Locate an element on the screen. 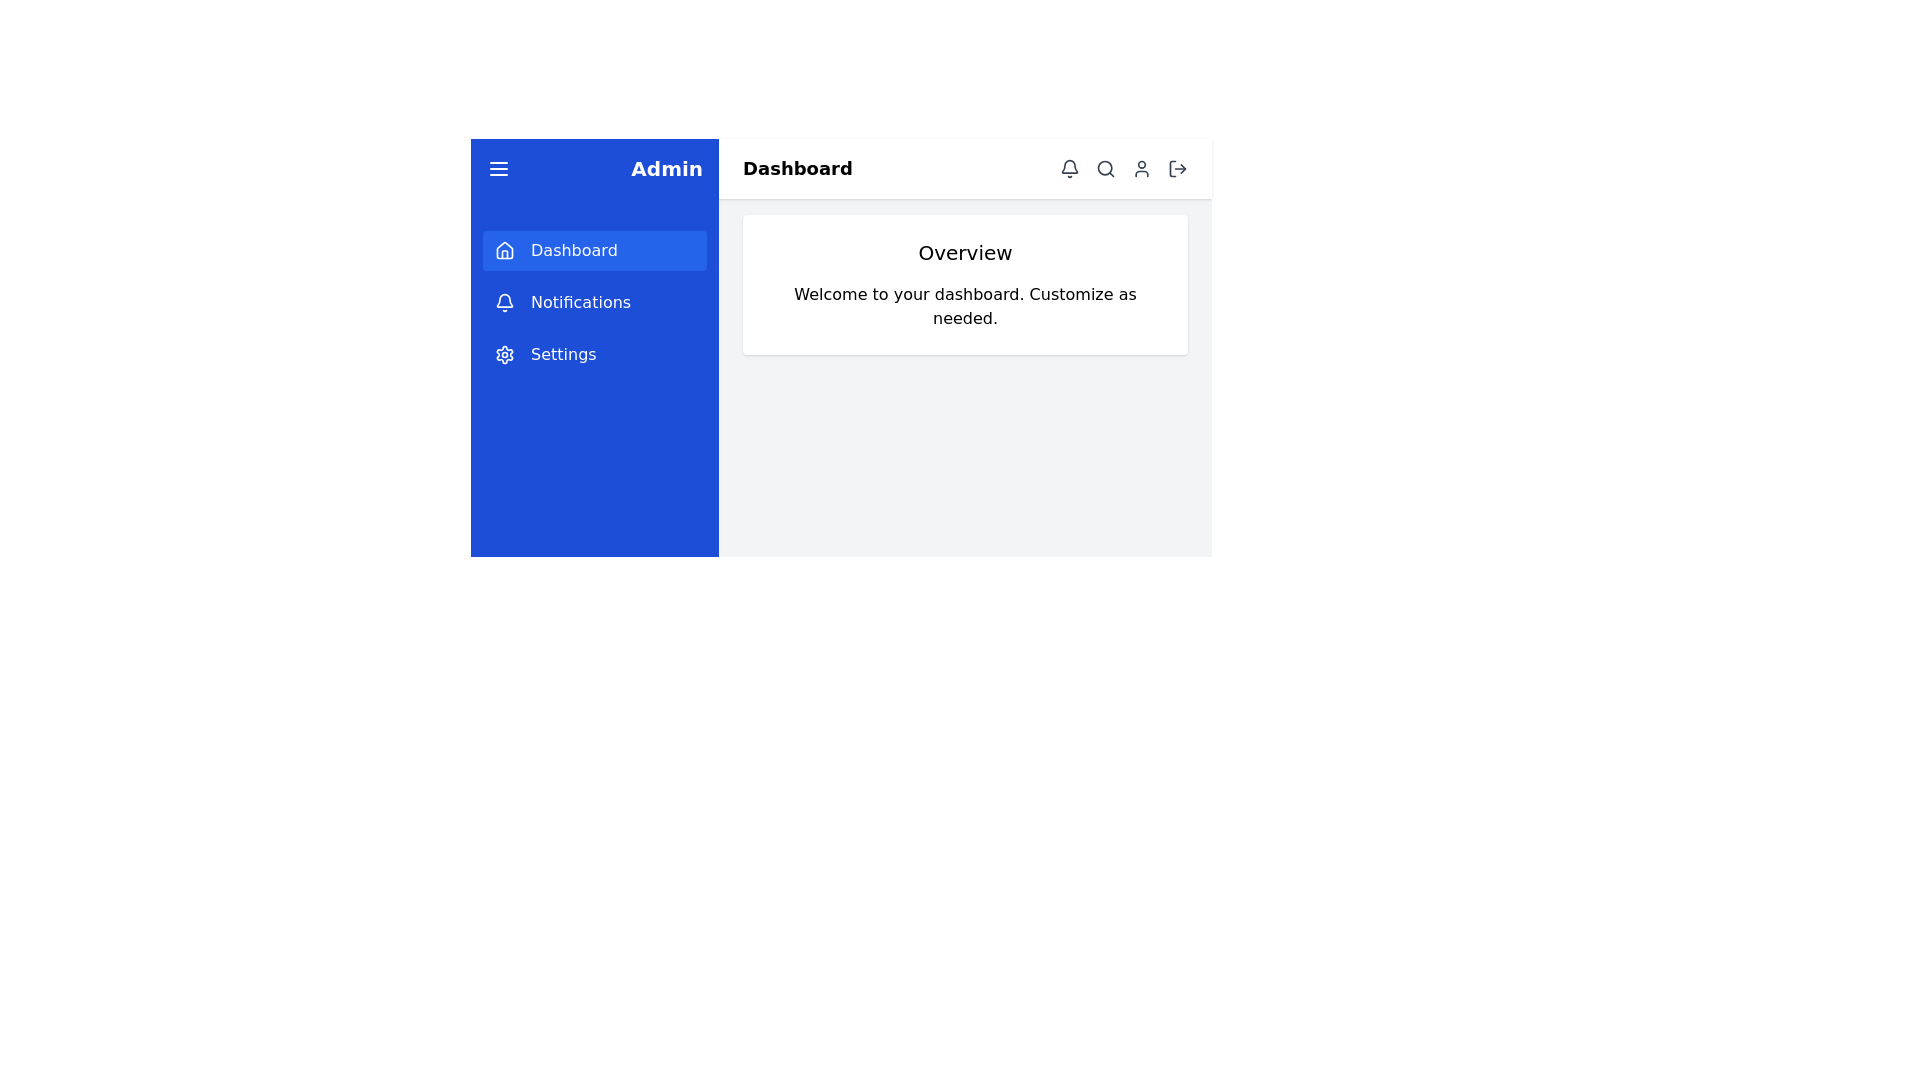  the house-shaped icon located in the sidebar navigation menu, which is positioned to the left of the 'Dashboard' label is located at coordinates (504, 249).